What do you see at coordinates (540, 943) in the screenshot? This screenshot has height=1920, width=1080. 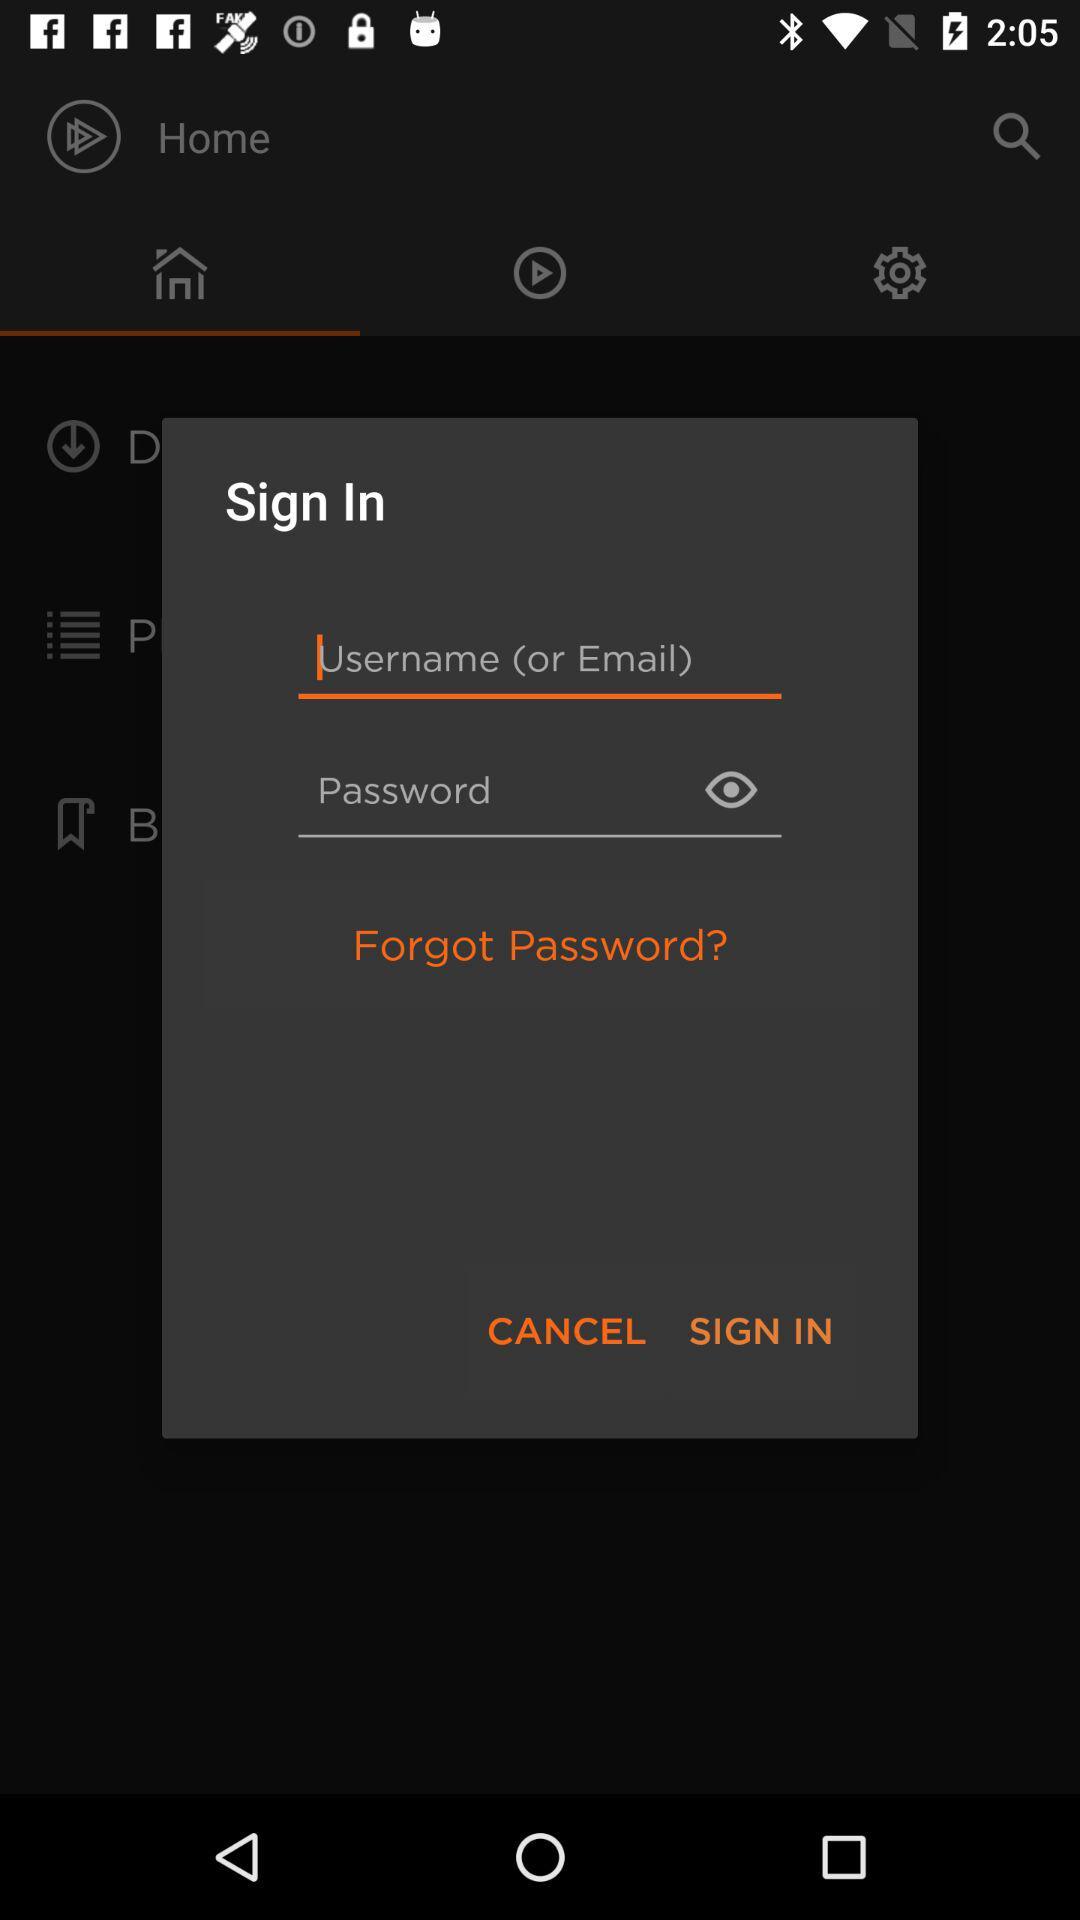 I see `the forgot password? item` at bounding box center [540, 943].